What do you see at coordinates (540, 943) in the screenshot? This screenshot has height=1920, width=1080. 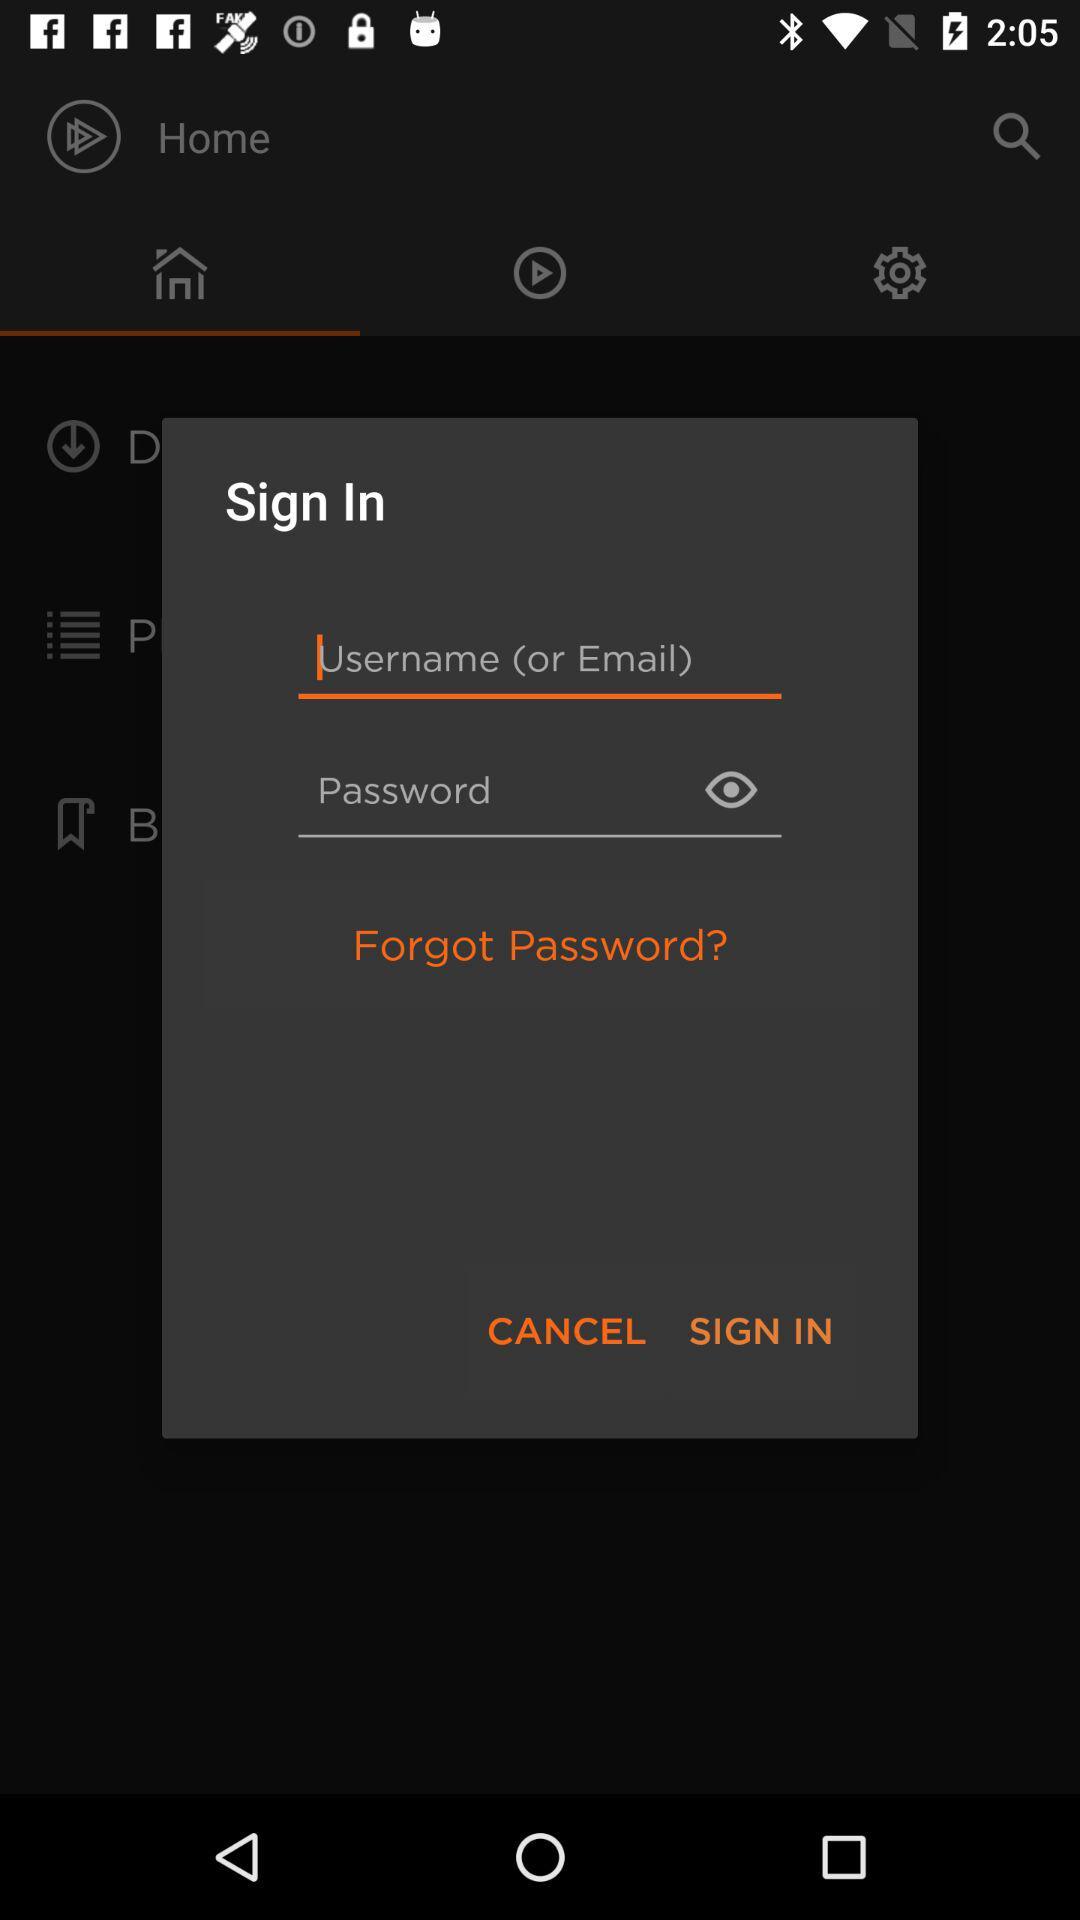 I see `the forgot password? item` at bounding box center [540, 943].